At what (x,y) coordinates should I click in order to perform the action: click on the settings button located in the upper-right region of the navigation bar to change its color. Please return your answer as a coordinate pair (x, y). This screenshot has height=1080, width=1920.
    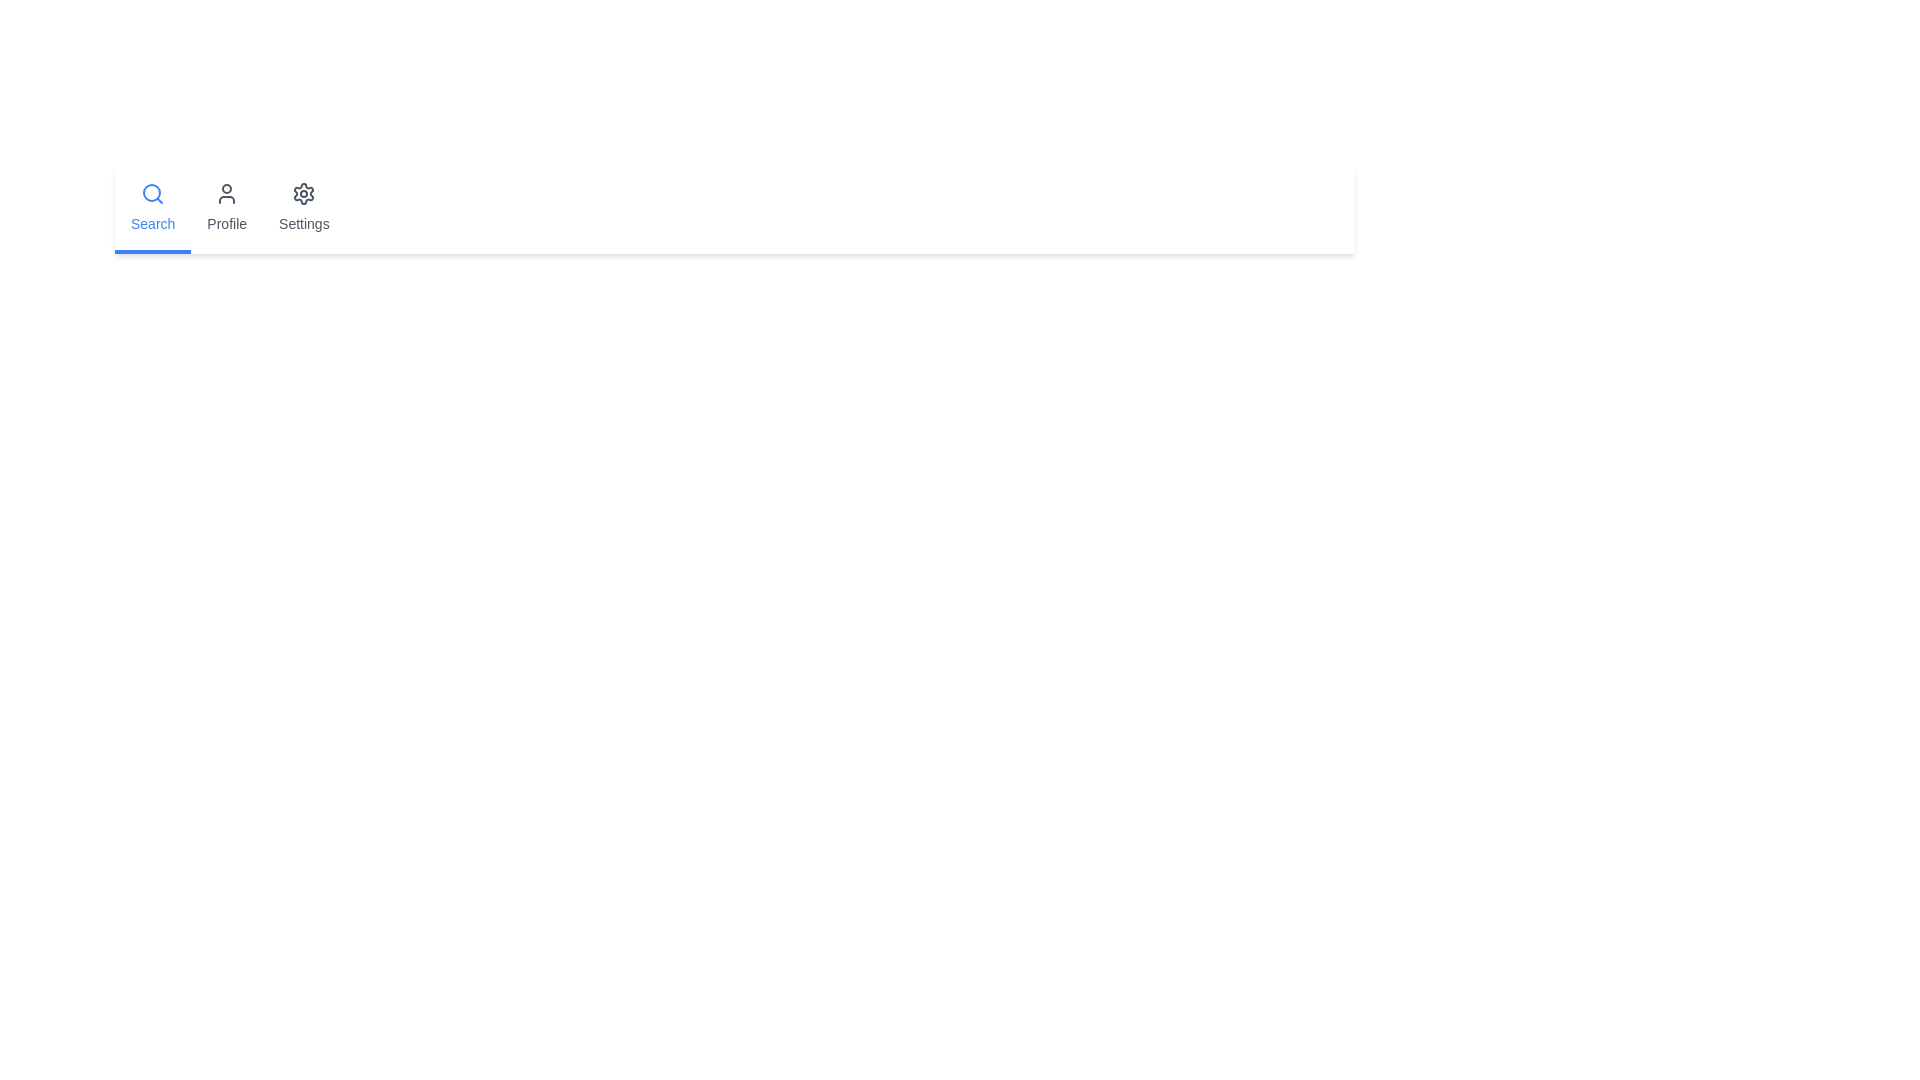
    Looking at the image, I should click on (303, 209).